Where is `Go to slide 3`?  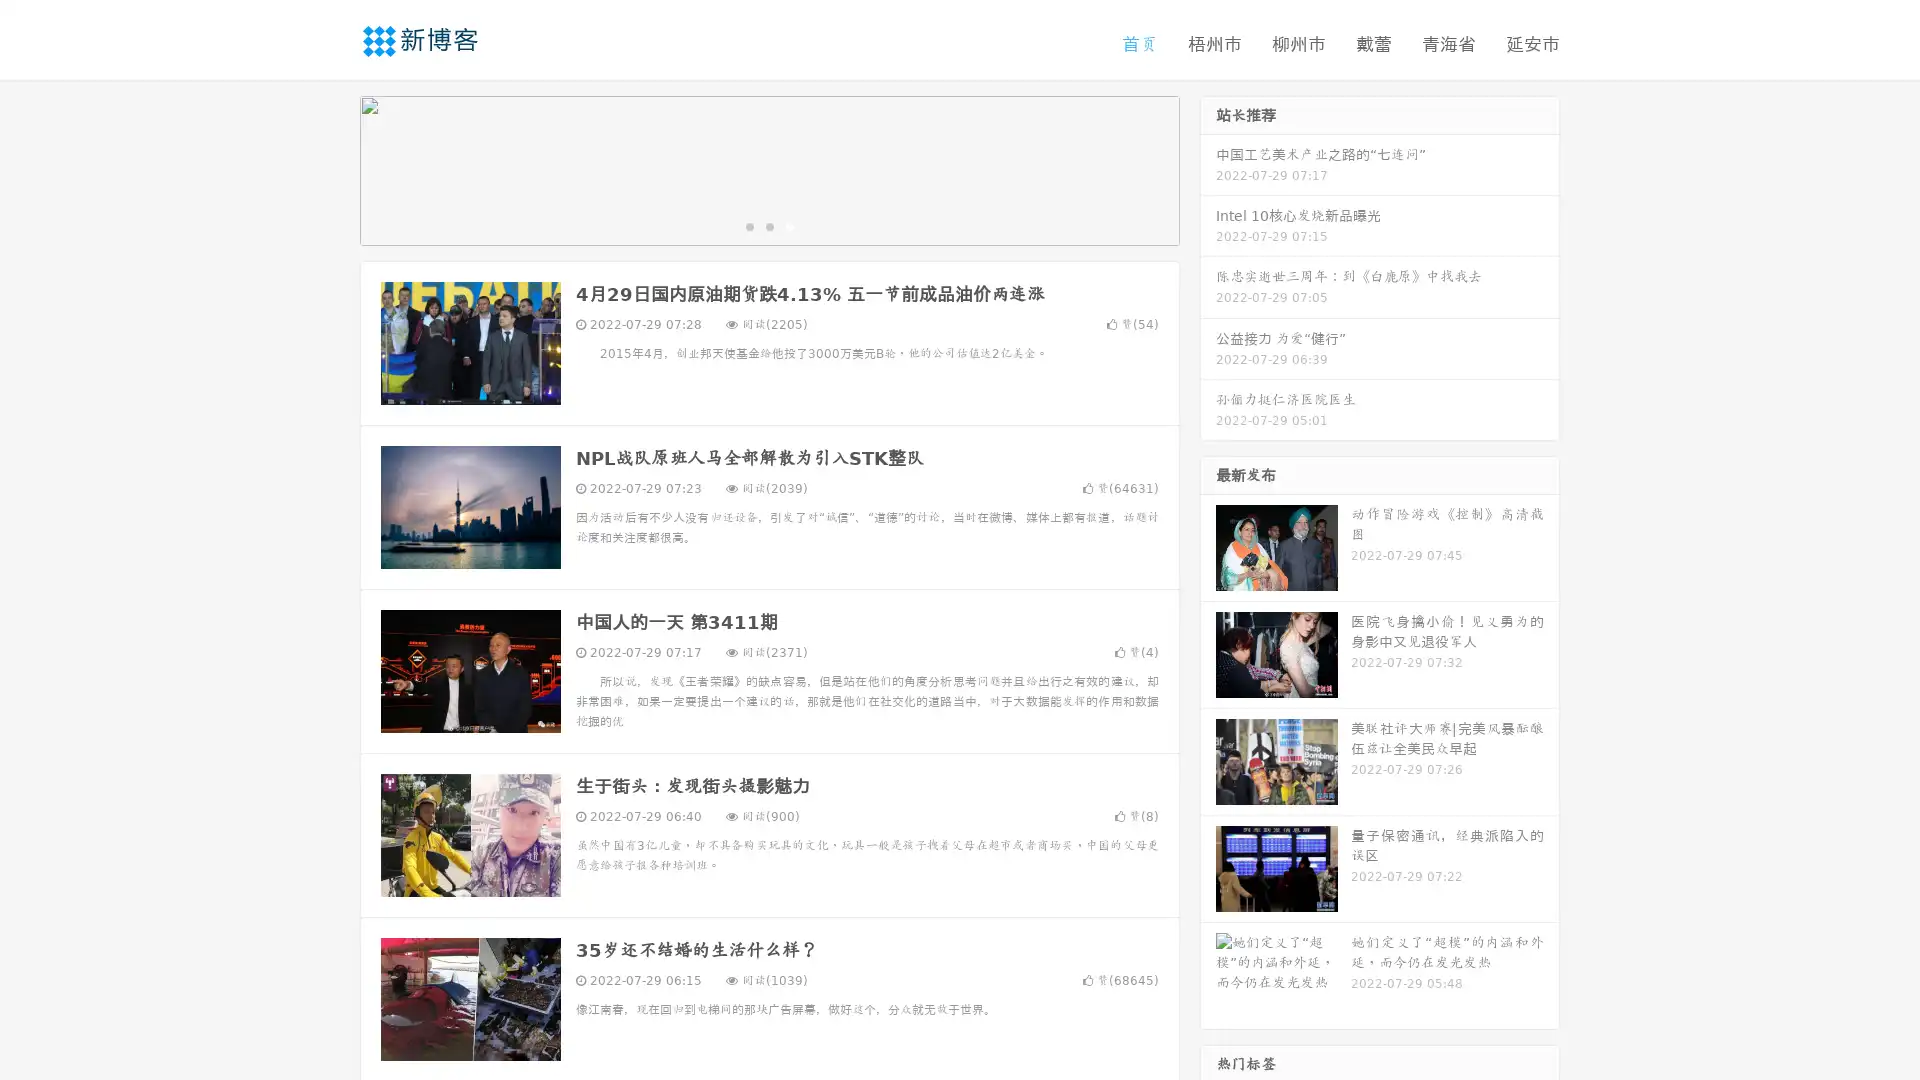
Go to slide 3 is located at coordinates (789, 225).